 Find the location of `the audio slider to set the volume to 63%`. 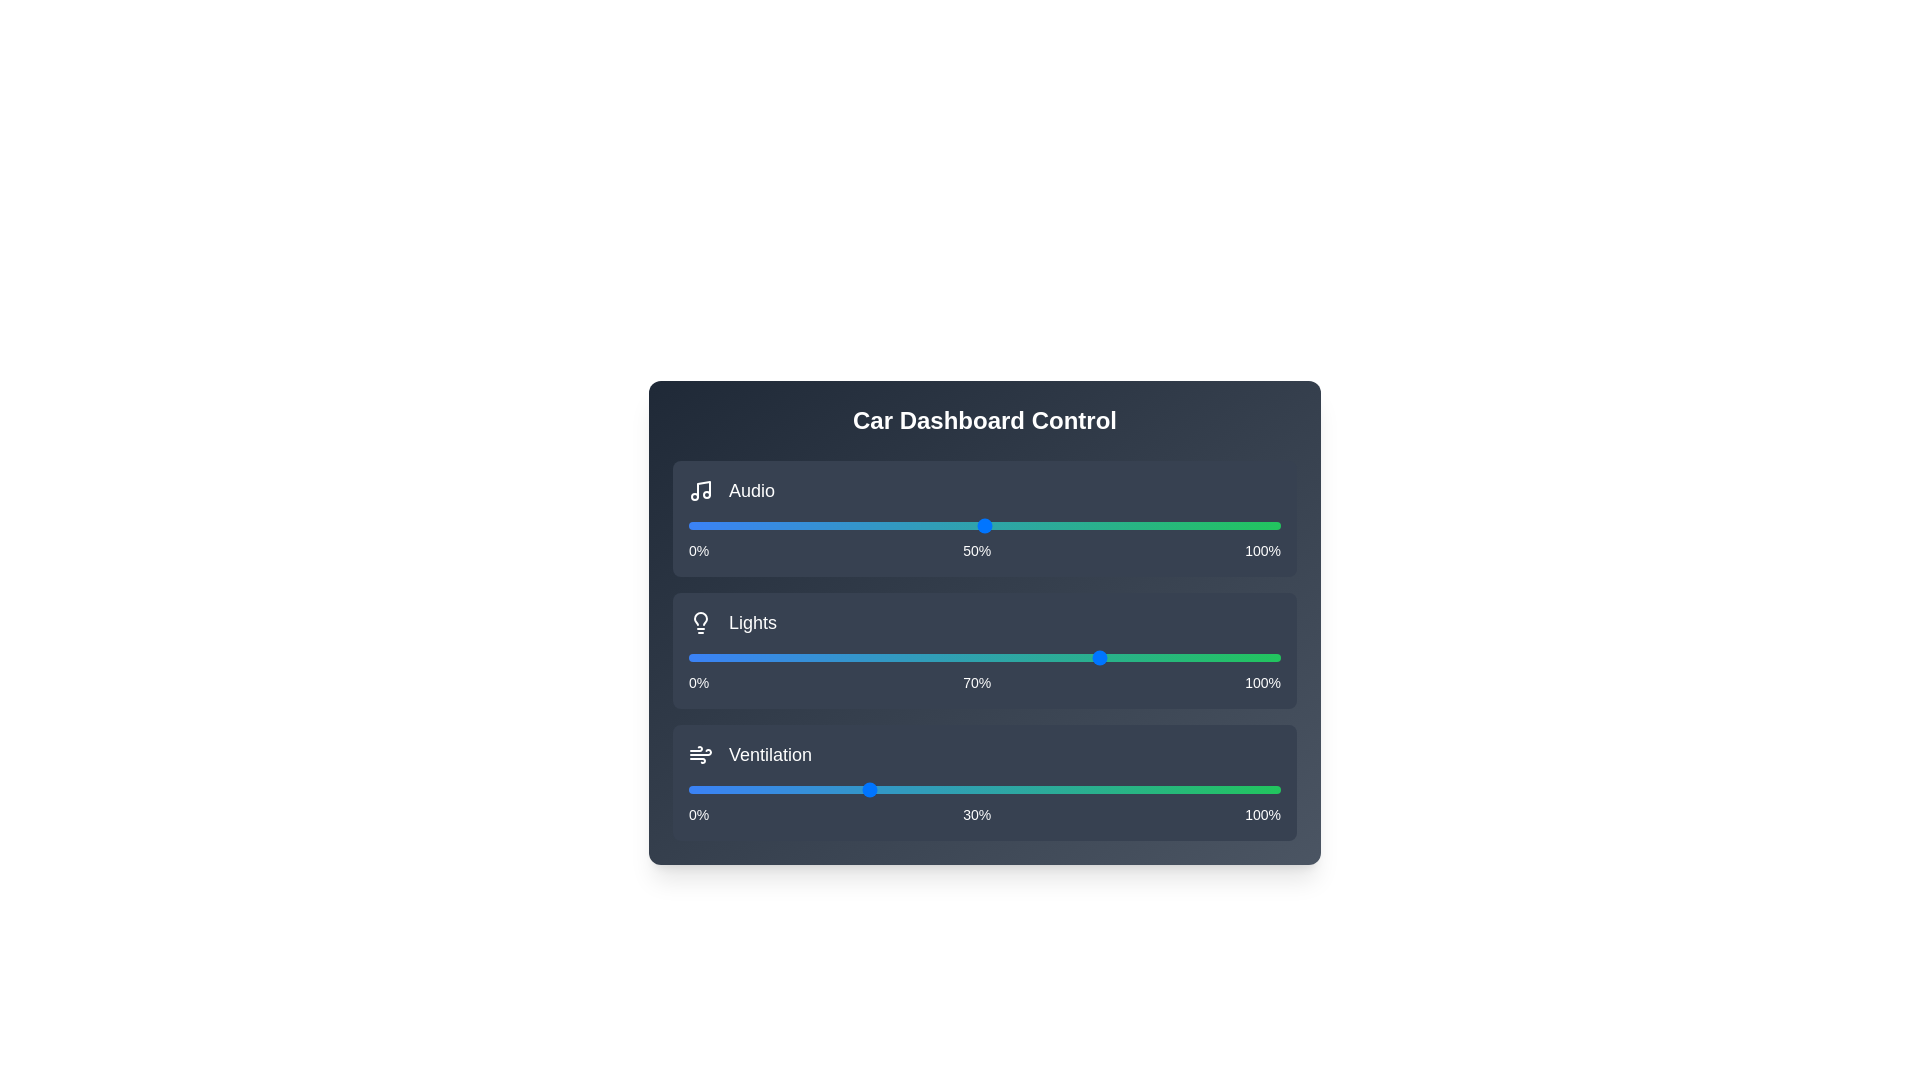

the audio slider to set the volume to 63% is located at coordinates (1060, 524).